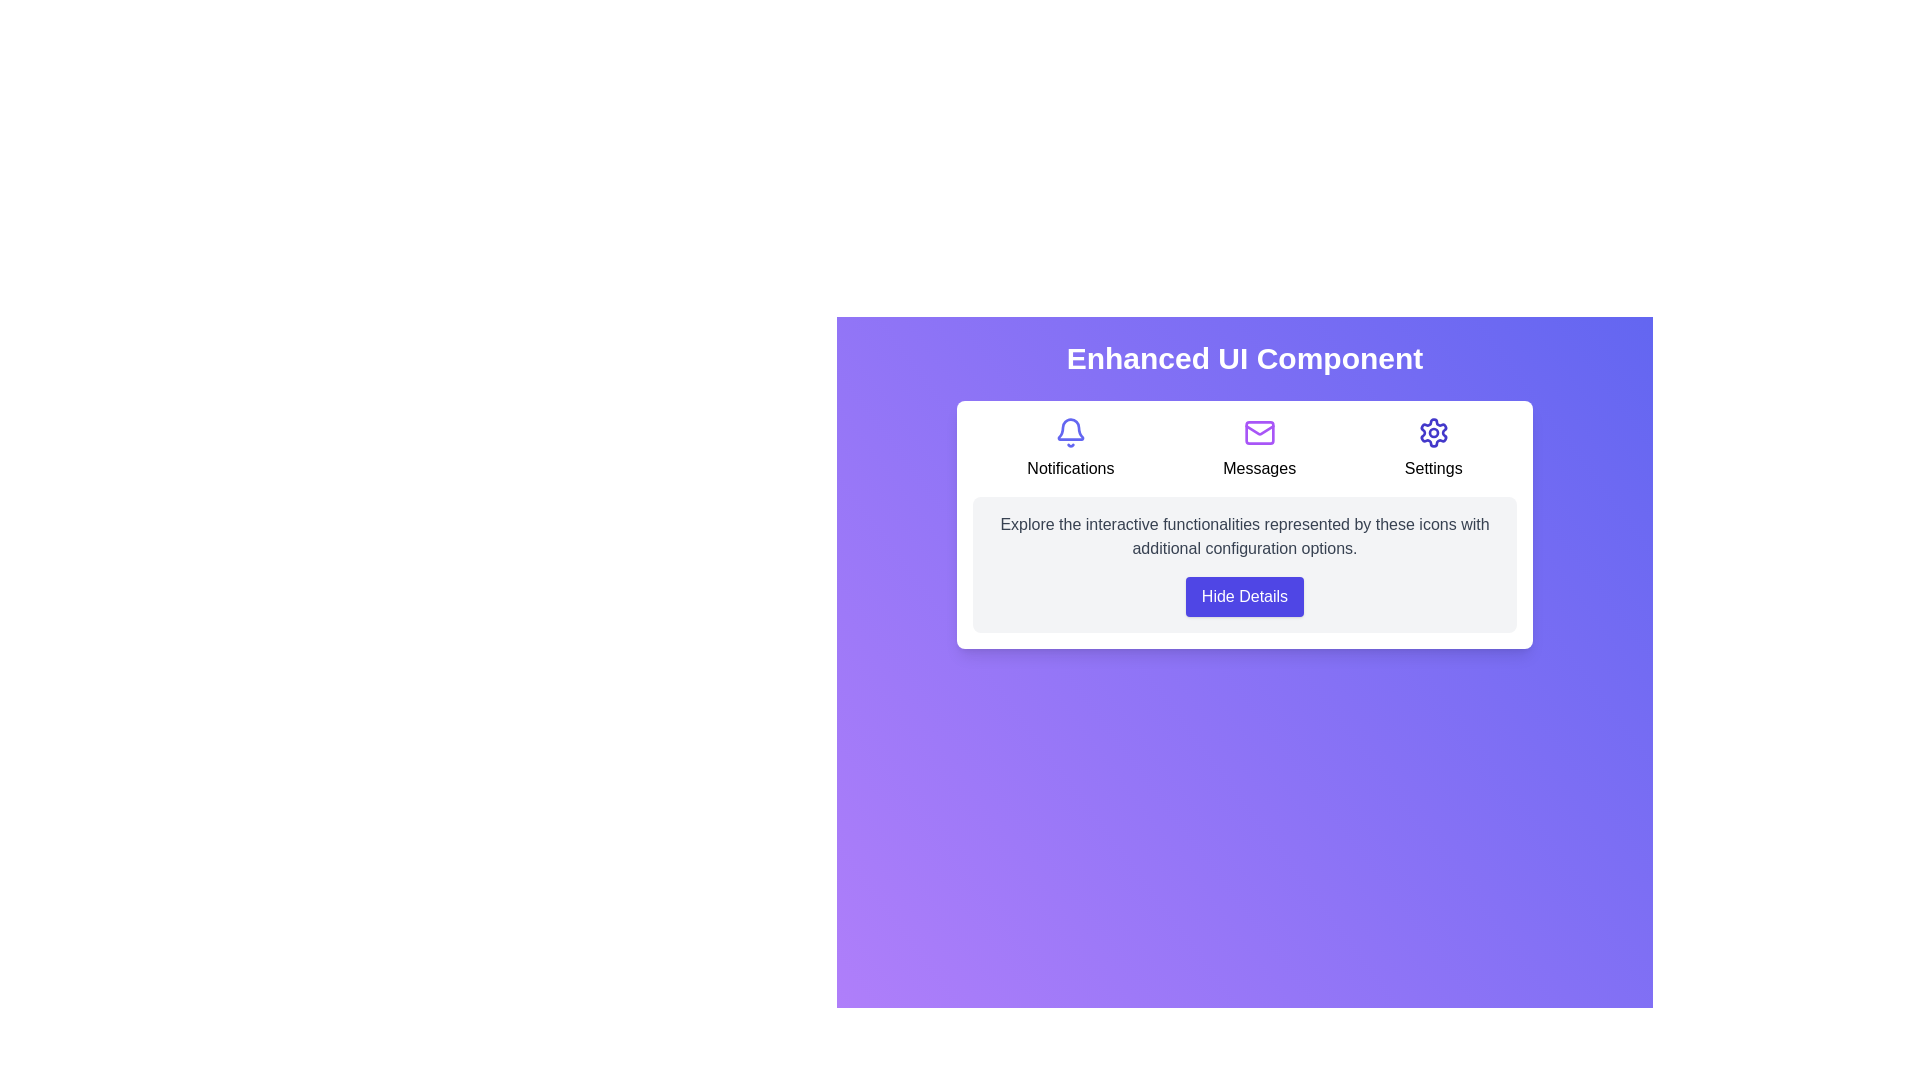  What do you see at coordinates (1258, 447) in the screenshot?
I see `the button located between 'Notifications' and 'Settings'` at bounding box center [1258, 447].